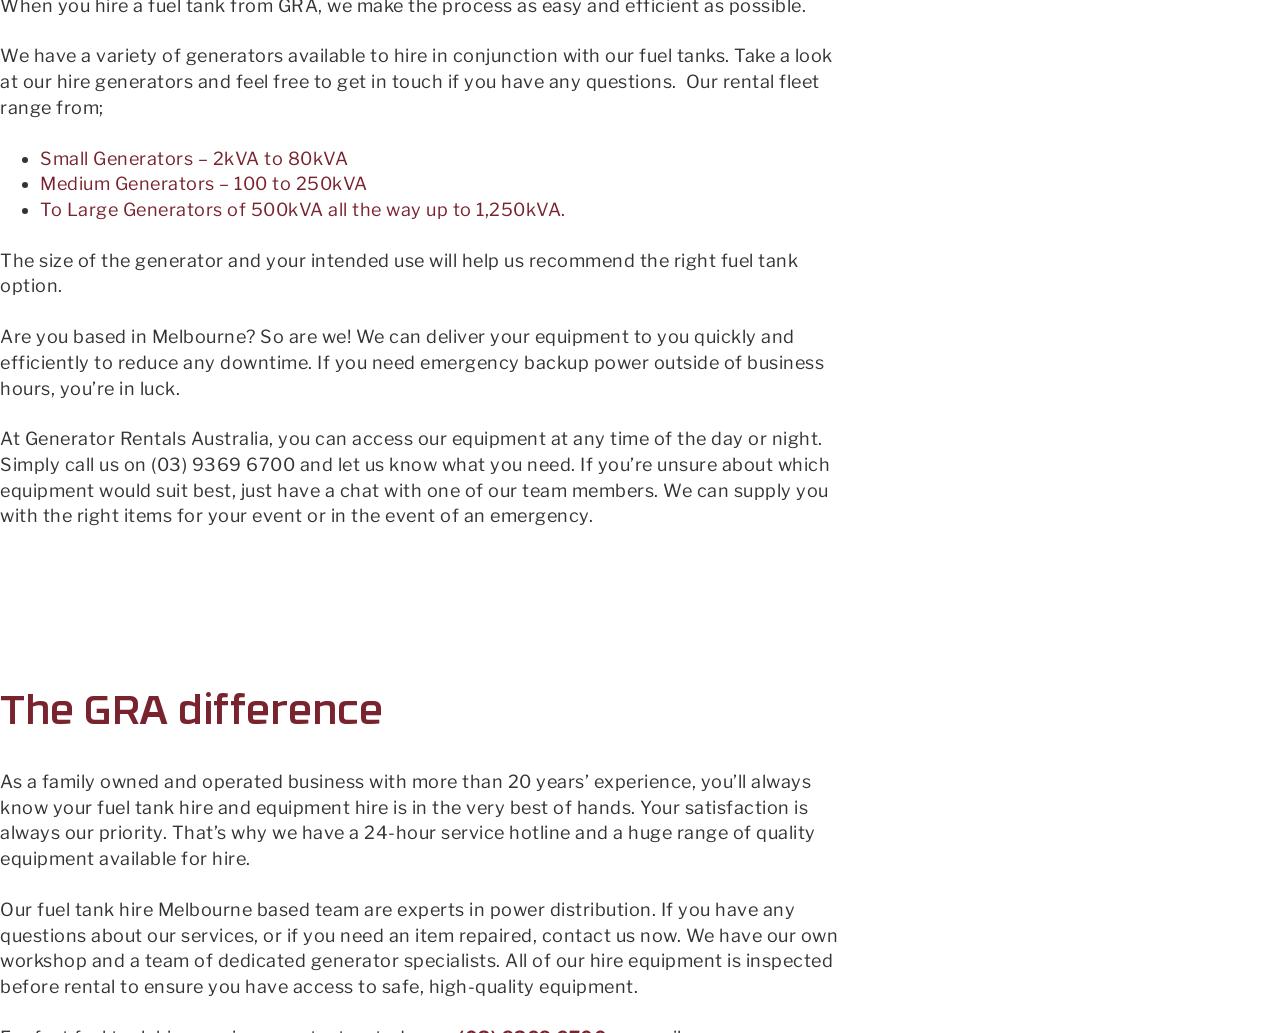 The image size is (1280, 1033). I want to click on 'To Large Generators of 500kVA all the way up to 1,250kVA.', so click(39, 208).